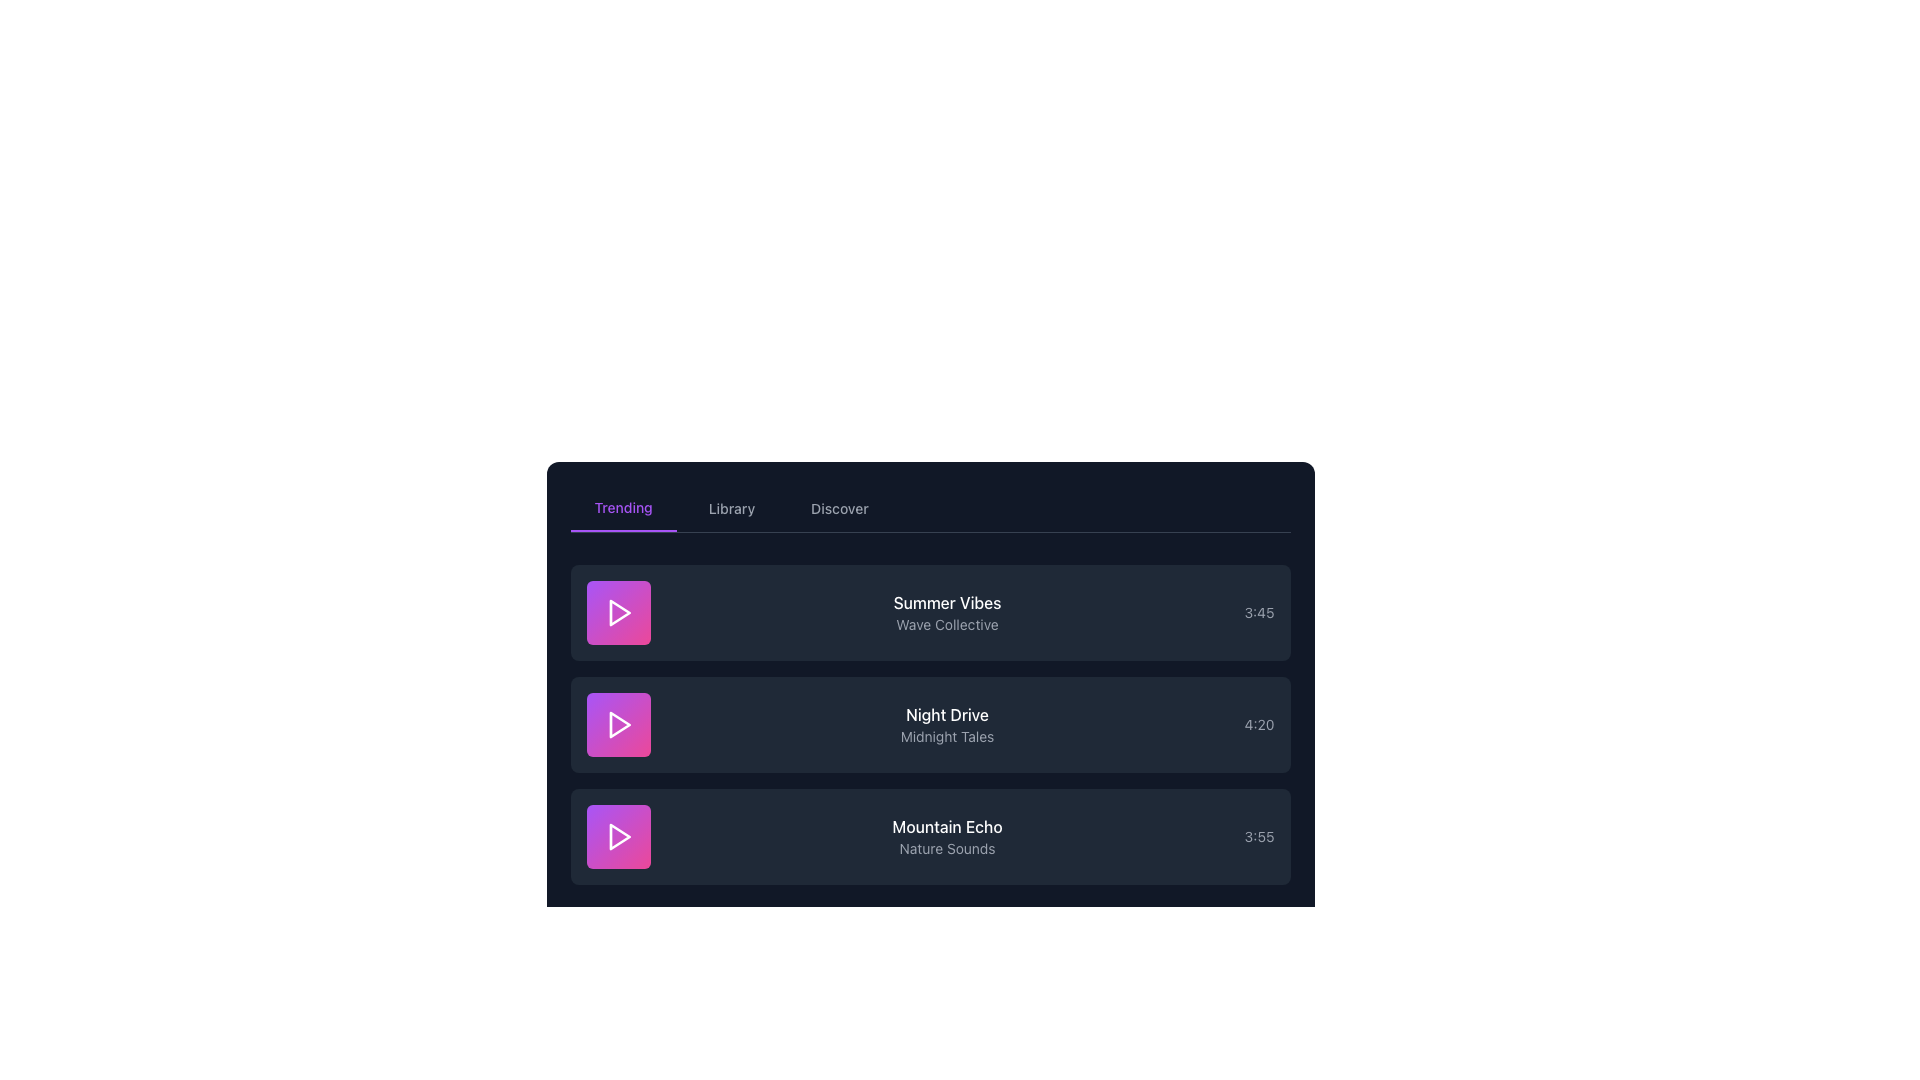 The height and width of the screenshot is (1080, 1920). What do you see at coordinates (929, 725) in the screenshot?
I see `the song entry 'Night Drive'` at bounding box center [929, 725].